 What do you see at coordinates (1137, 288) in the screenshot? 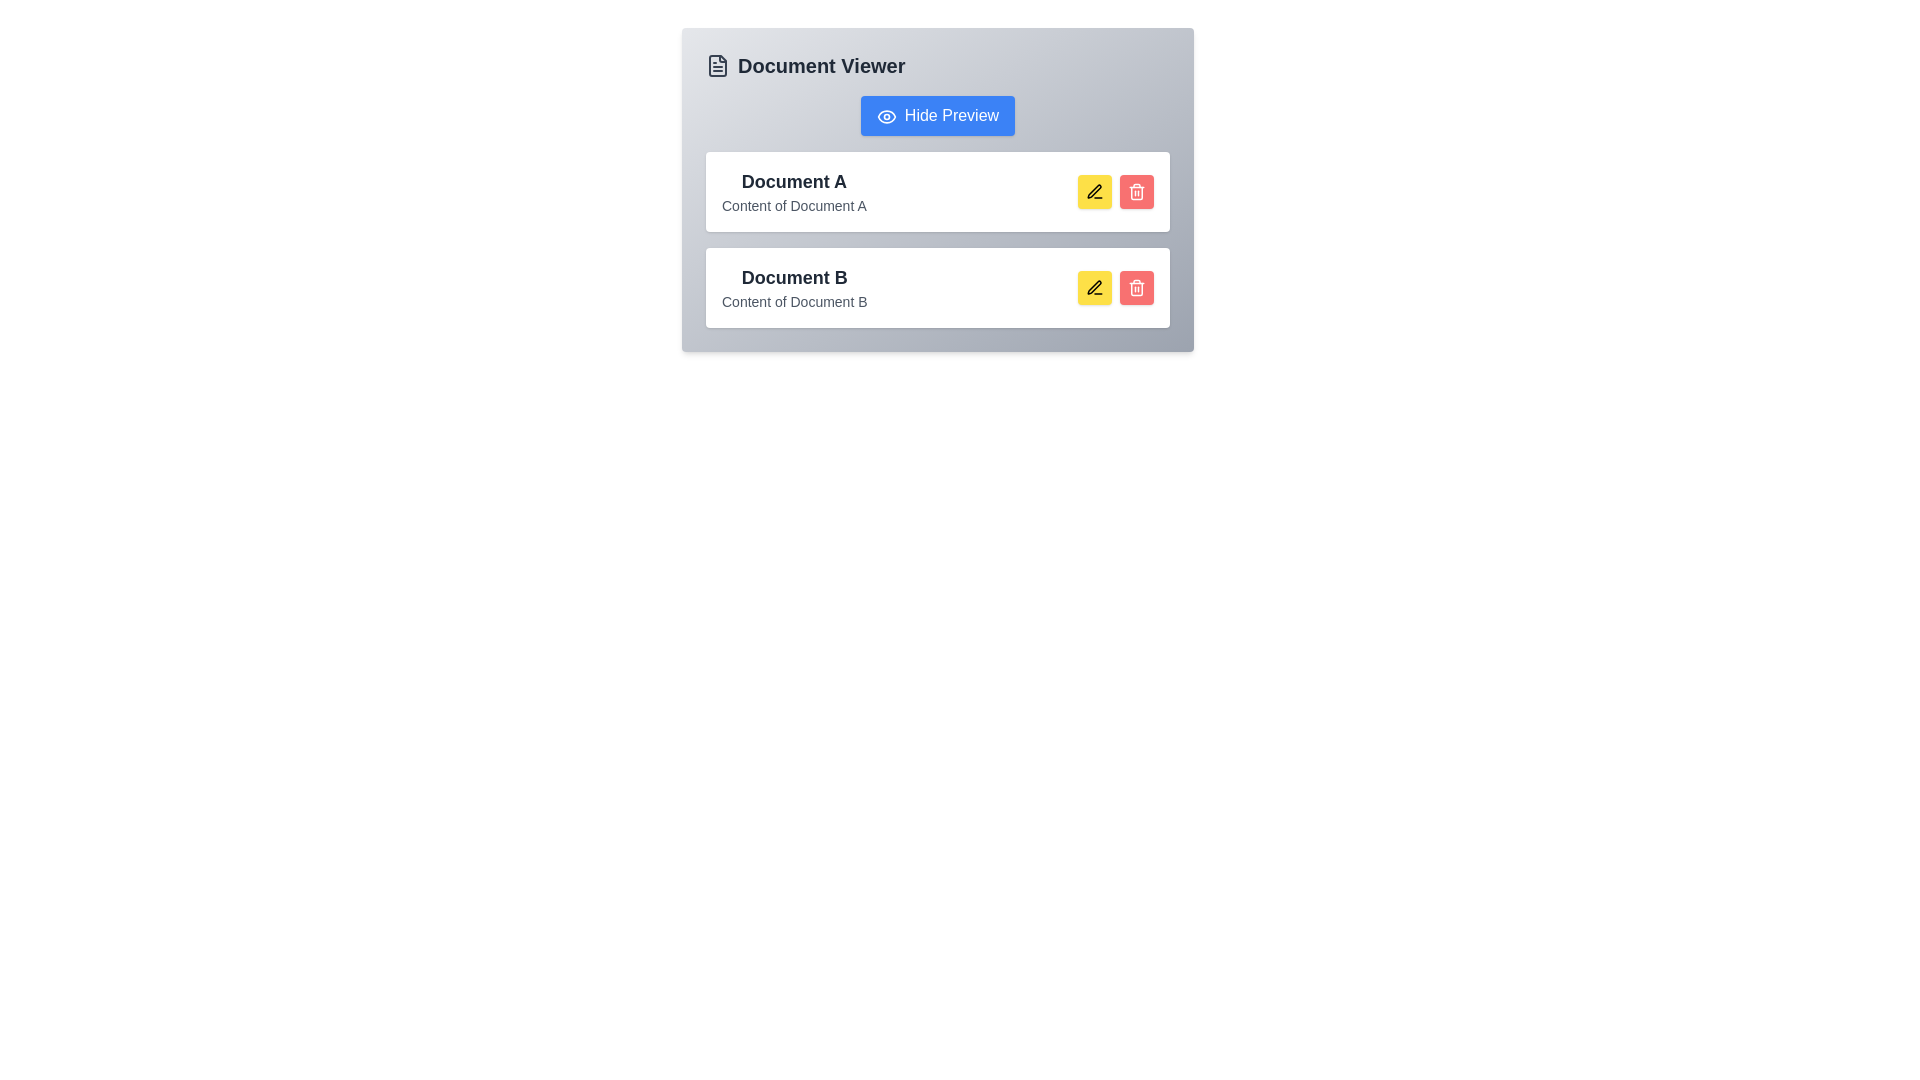
I see `the trash bin icon with a red background, located to the far-right of the 'Document B' text and adjacent to the yellow pencil icon` at bounding box center [1137, 288].